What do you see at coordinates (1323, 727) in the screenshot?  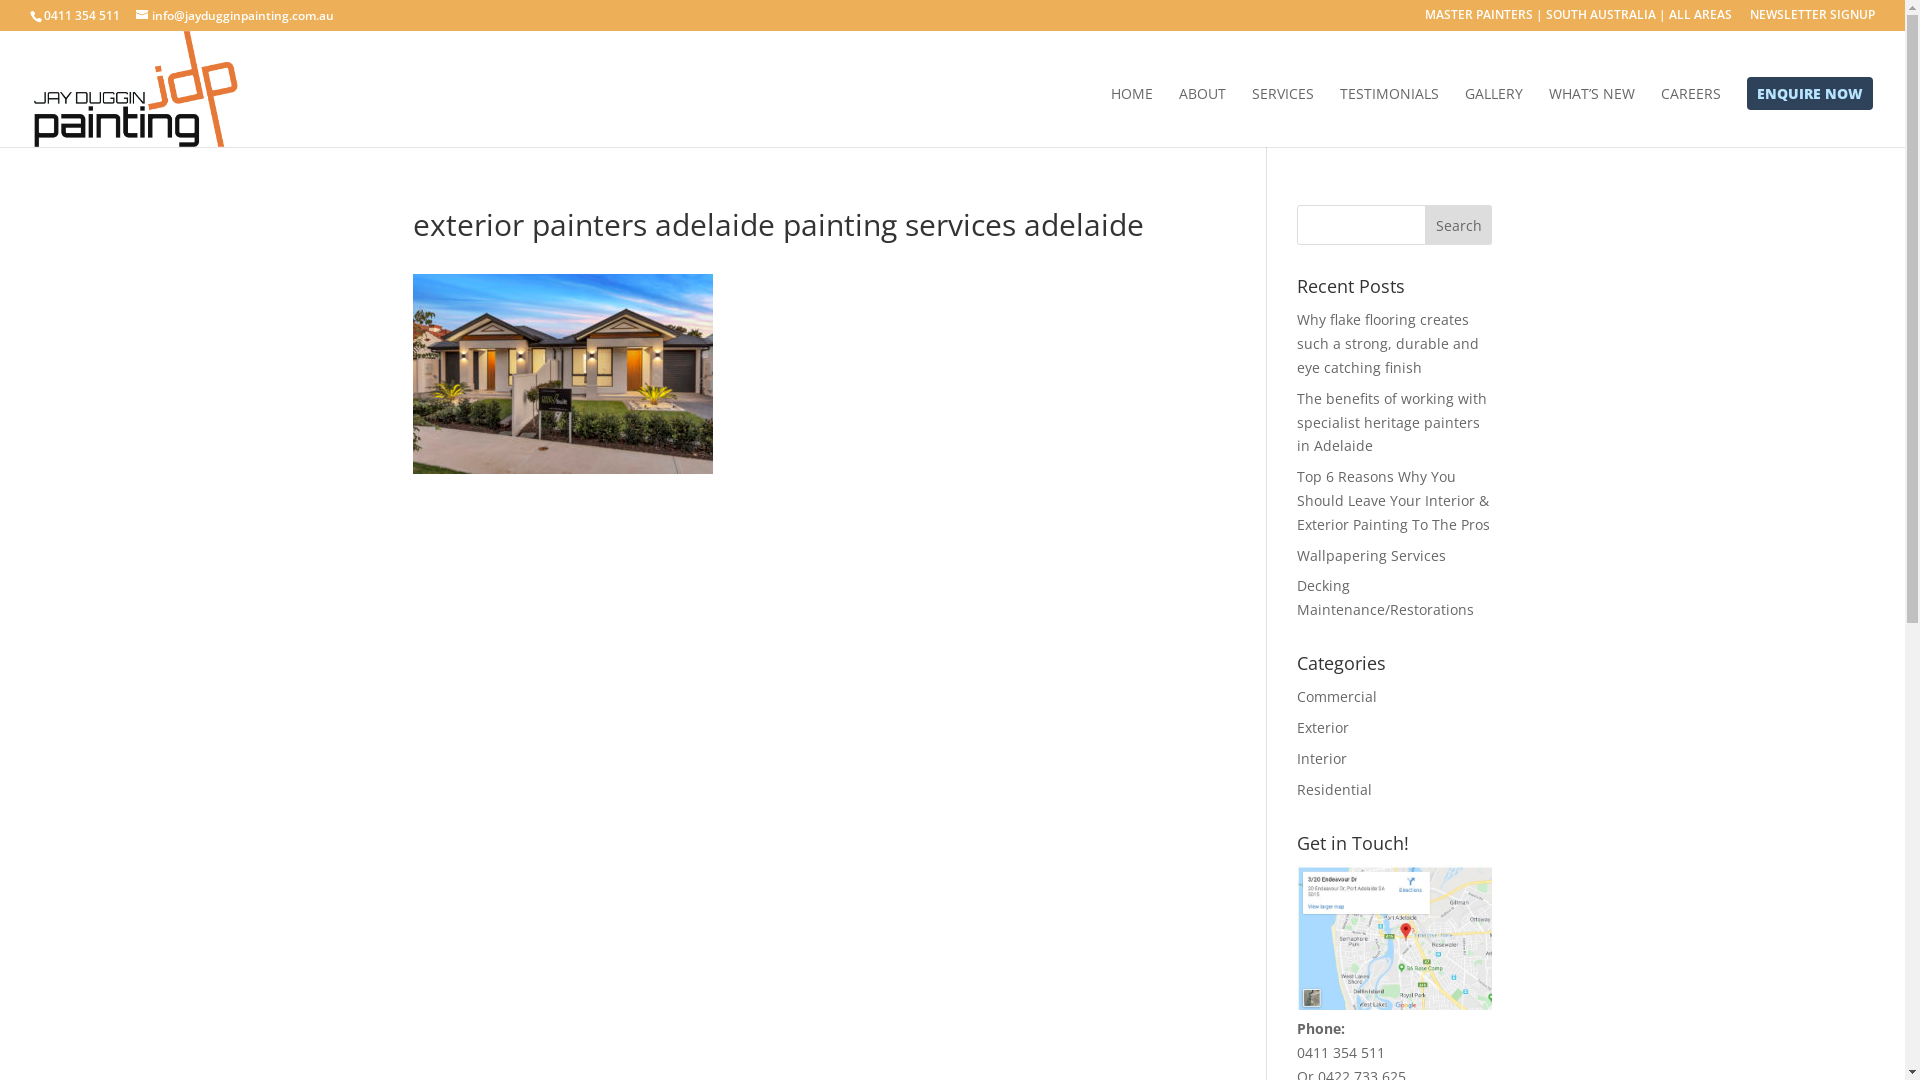 I see `'Exterior'` at bounding box center [1323, 727].